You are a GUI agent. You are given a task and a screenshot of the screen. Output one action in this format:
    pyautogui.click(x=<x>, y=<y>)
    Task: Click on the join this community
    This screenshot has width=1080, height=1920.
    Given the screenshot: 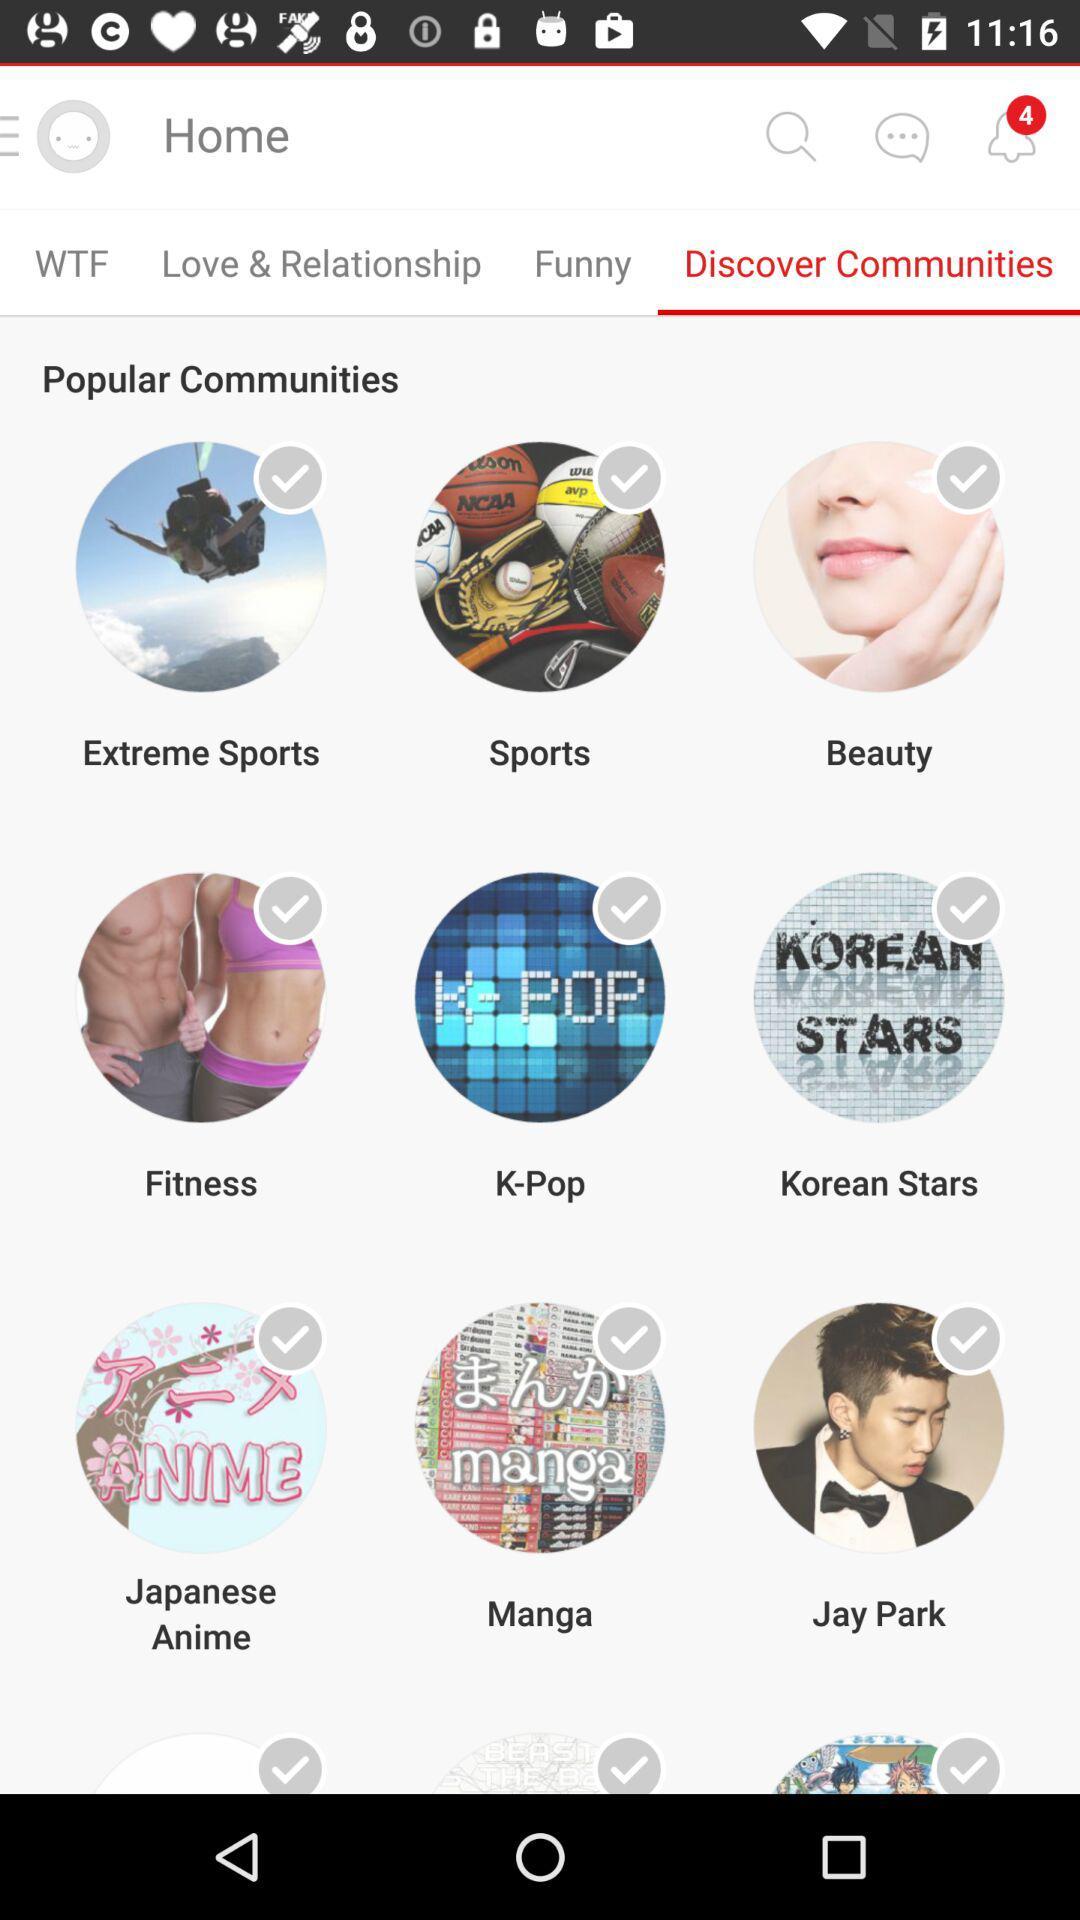 What is the action you would take?
    pyautogui.click(x=290, y=476)
    